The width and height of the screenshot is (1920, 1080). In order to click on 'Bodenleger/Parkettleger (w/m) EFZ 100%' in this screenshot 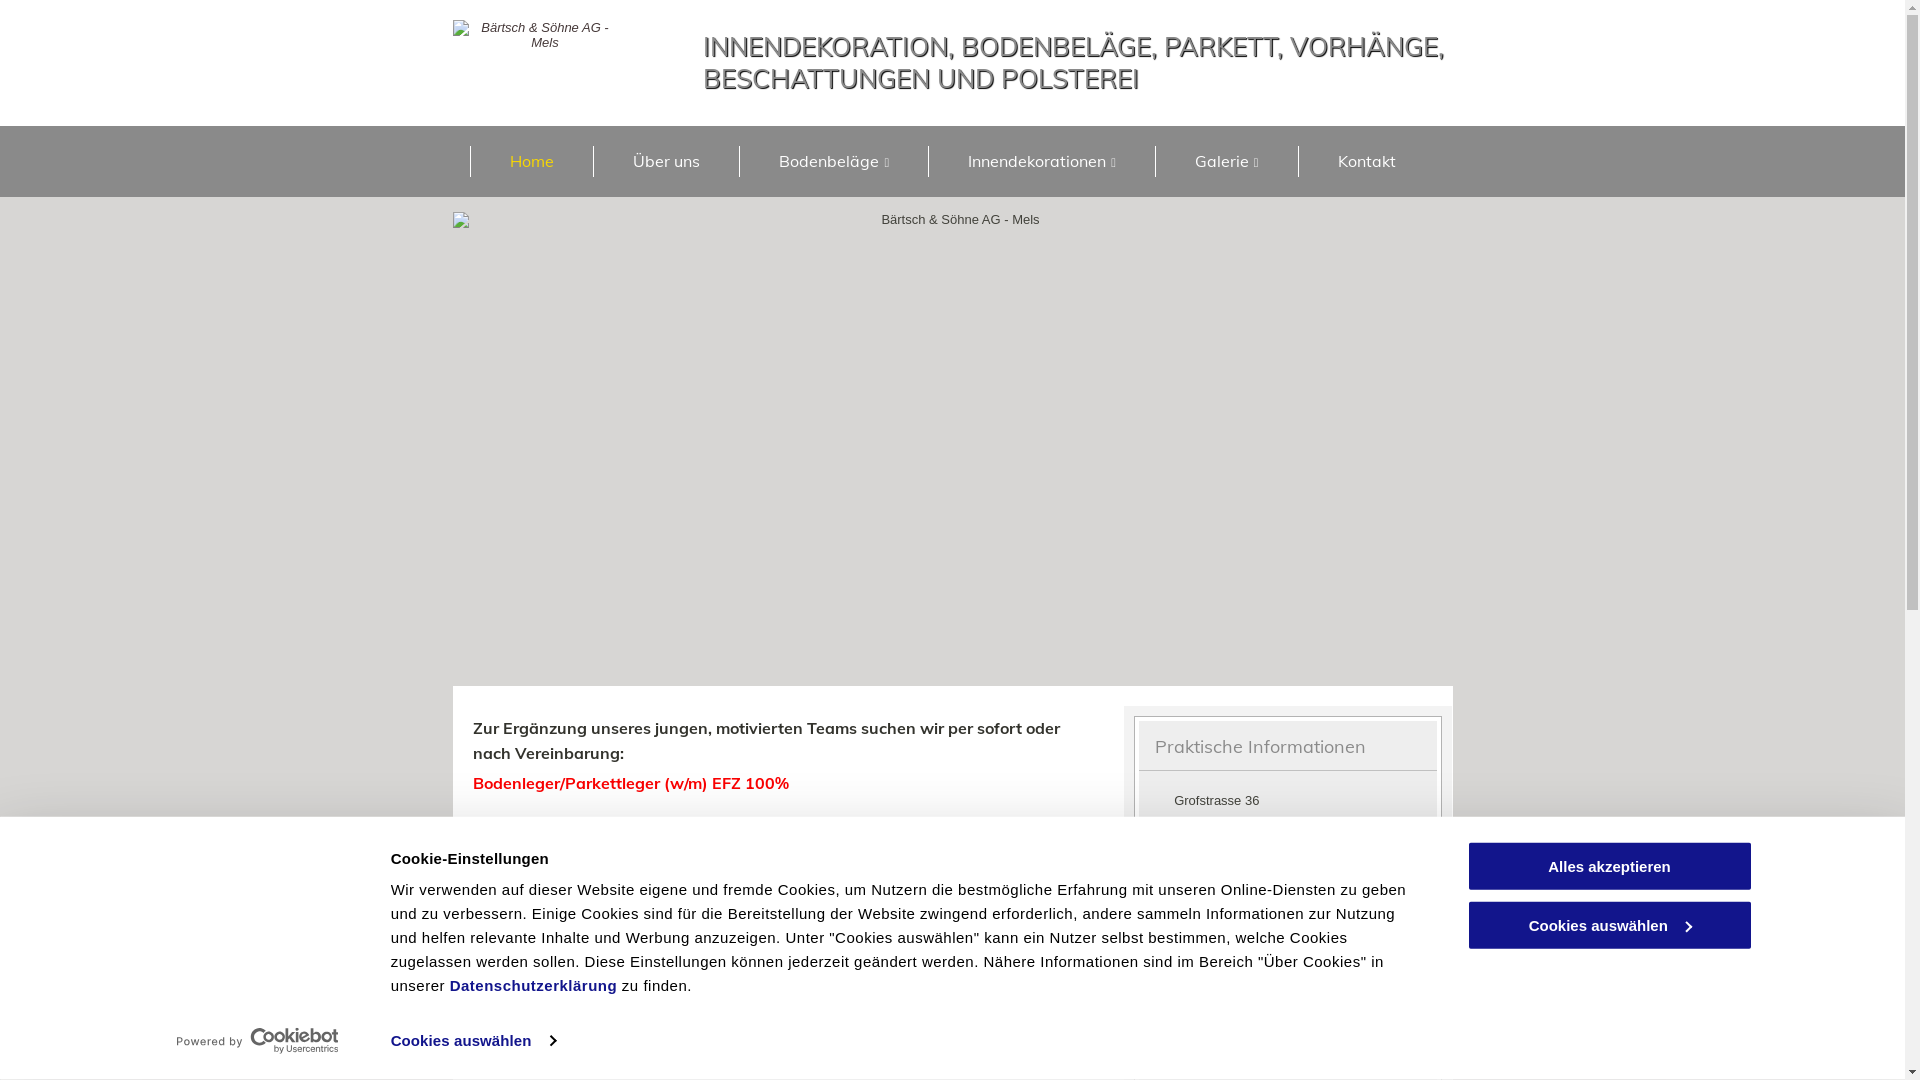, I will do `click(628, 782)`.